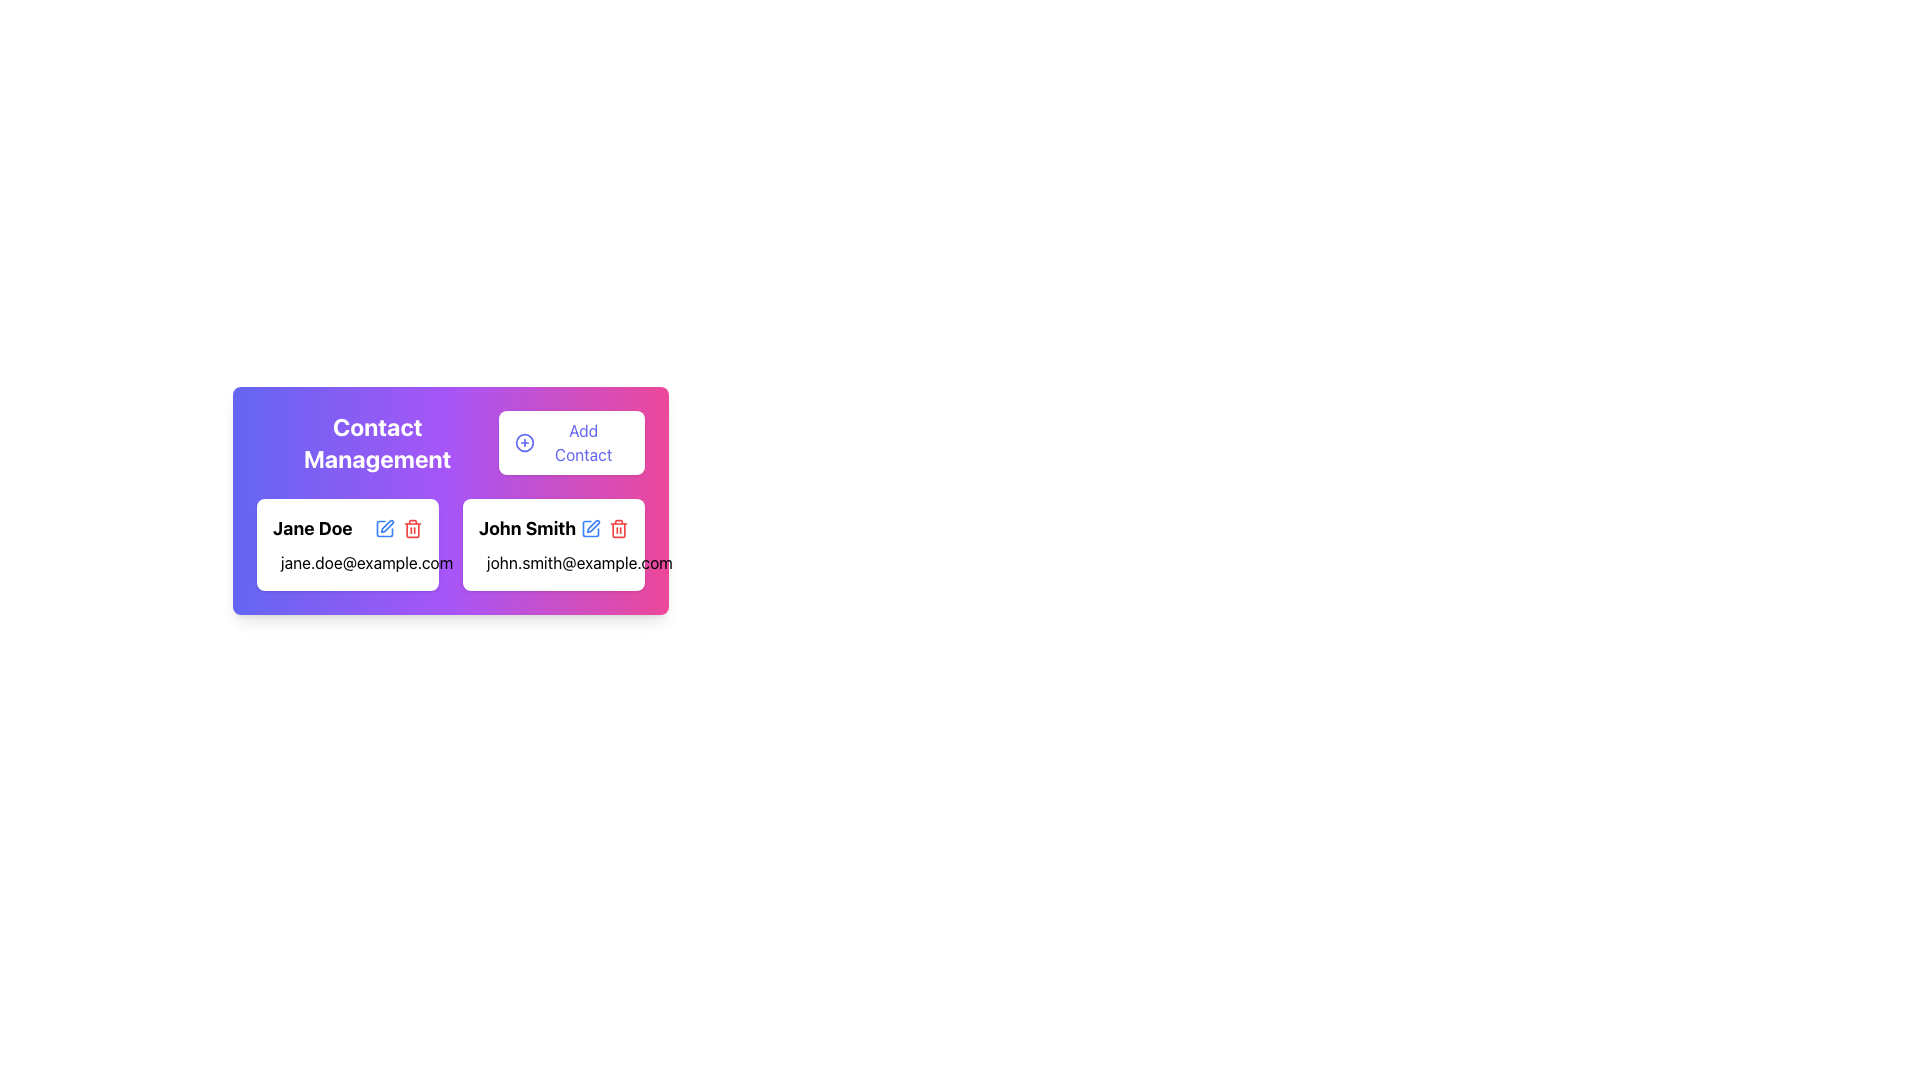 Image resolution: width=1920 pixels, height=1080 pixels. I want to click on the trash bin icon element, which is part of the 'Delete' button associated with John Smith's contact information. This element is a rounded rectangular shape with a thin dark stroke and a transparent fill, positioned centrally within the SVG graphic, so click(411, 528).